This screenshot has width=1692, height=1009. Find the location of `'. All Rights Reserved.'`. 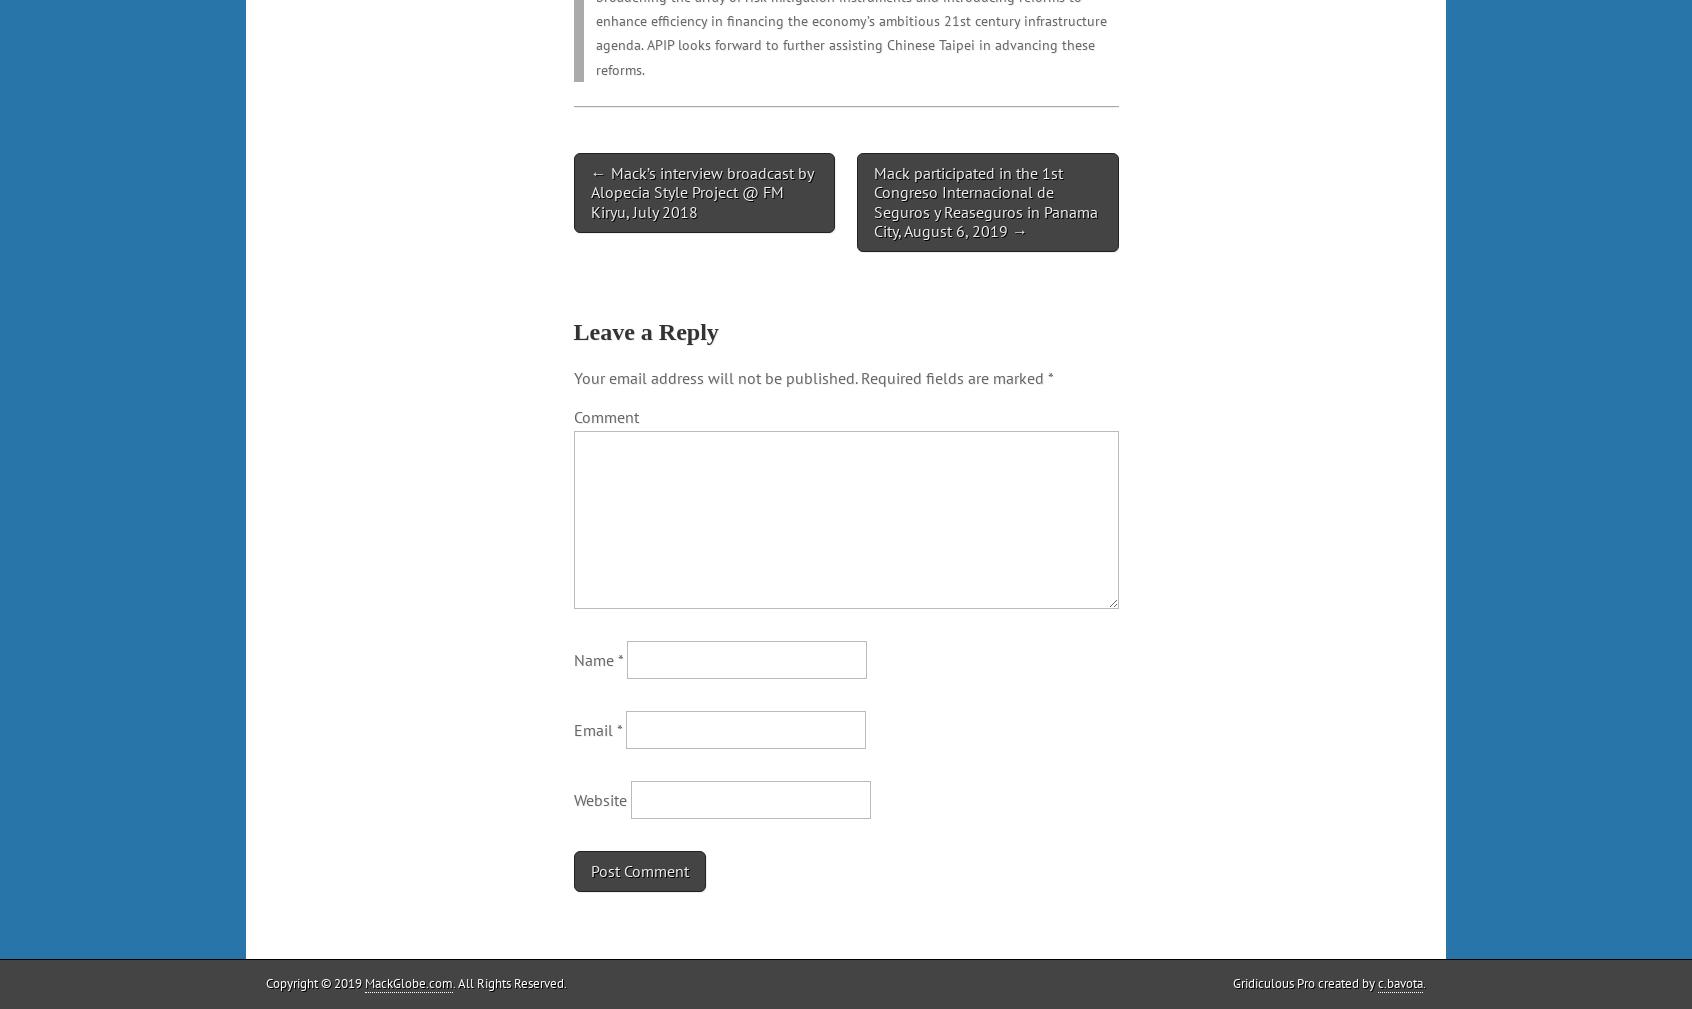

'. All Rights Reserved.' is located at coordinates (451, 982).